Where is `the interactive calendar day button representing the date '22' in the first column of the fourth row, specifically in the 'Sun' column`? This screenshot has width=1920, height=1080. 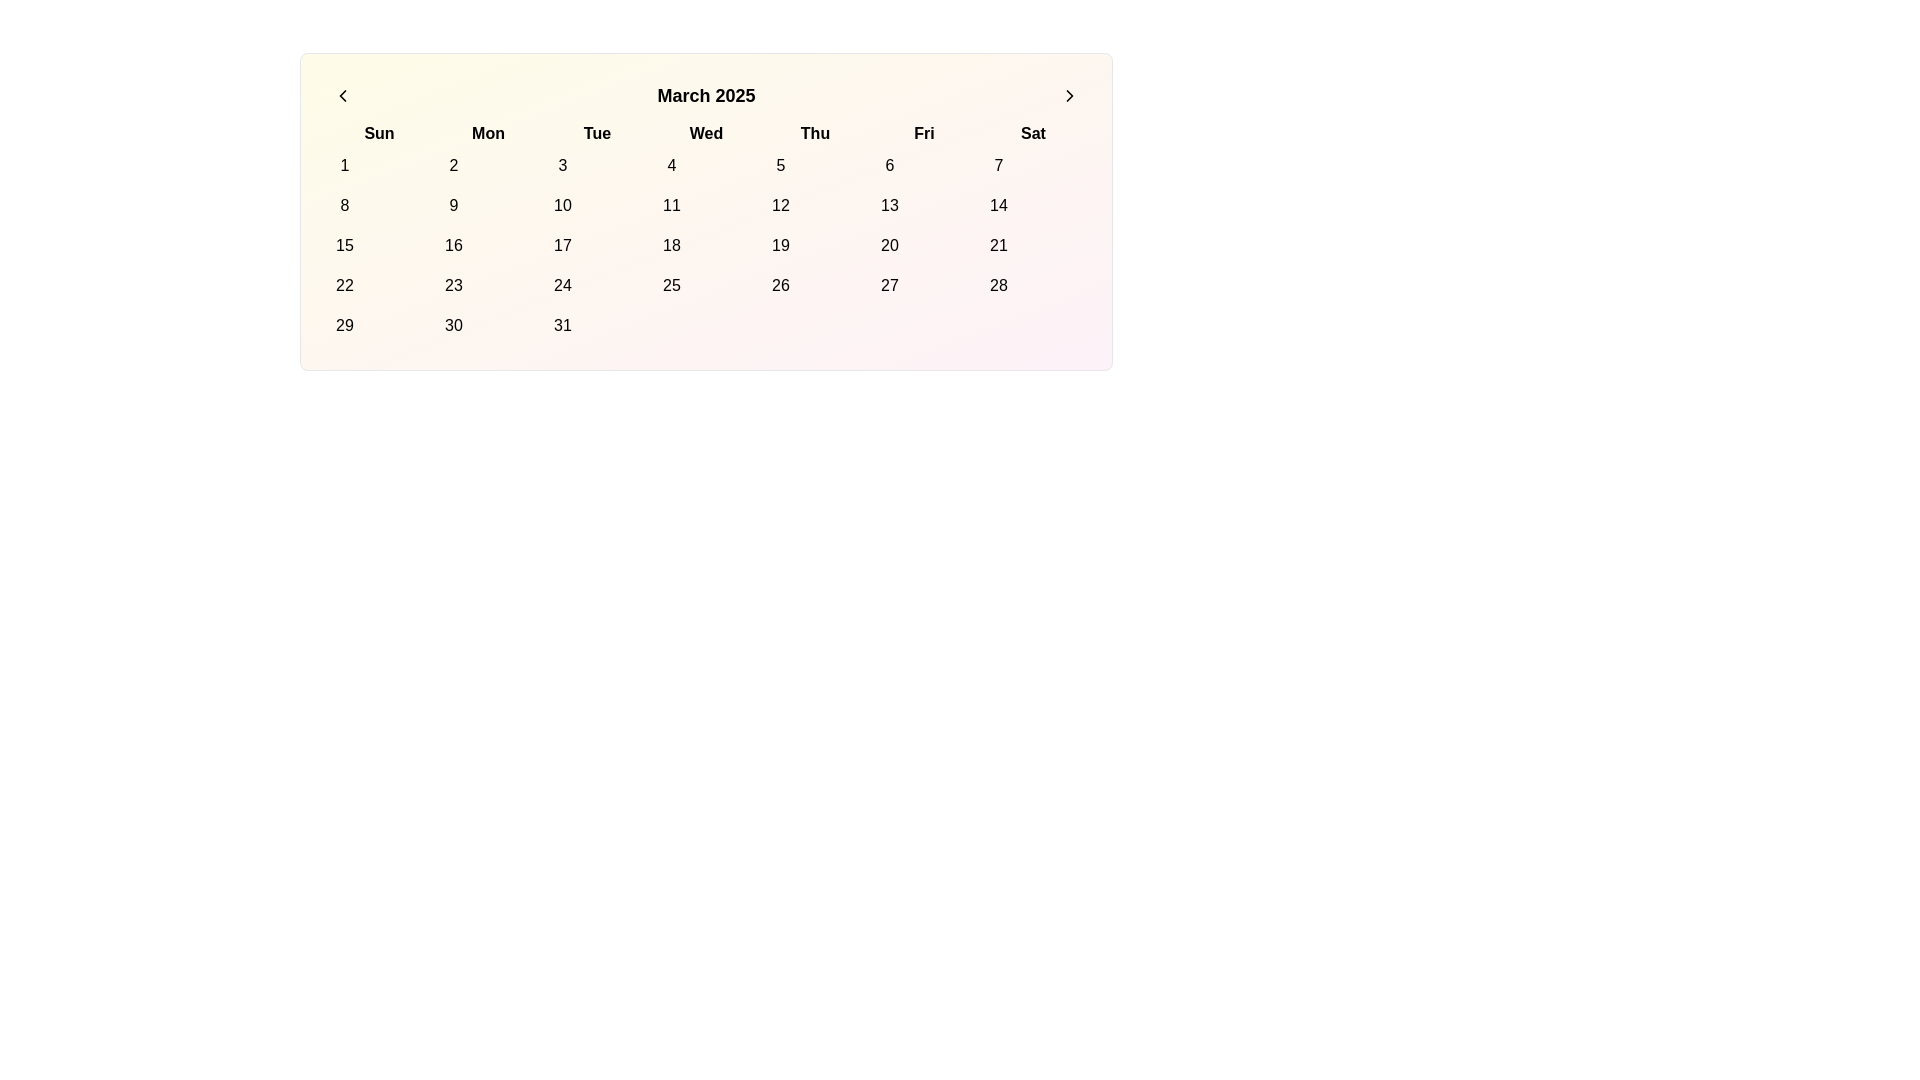 the interactive calendar day button representing the date '22' in the first column of the fourth row, specifically in the 'Sun' column is located at coordinates (345, 285).